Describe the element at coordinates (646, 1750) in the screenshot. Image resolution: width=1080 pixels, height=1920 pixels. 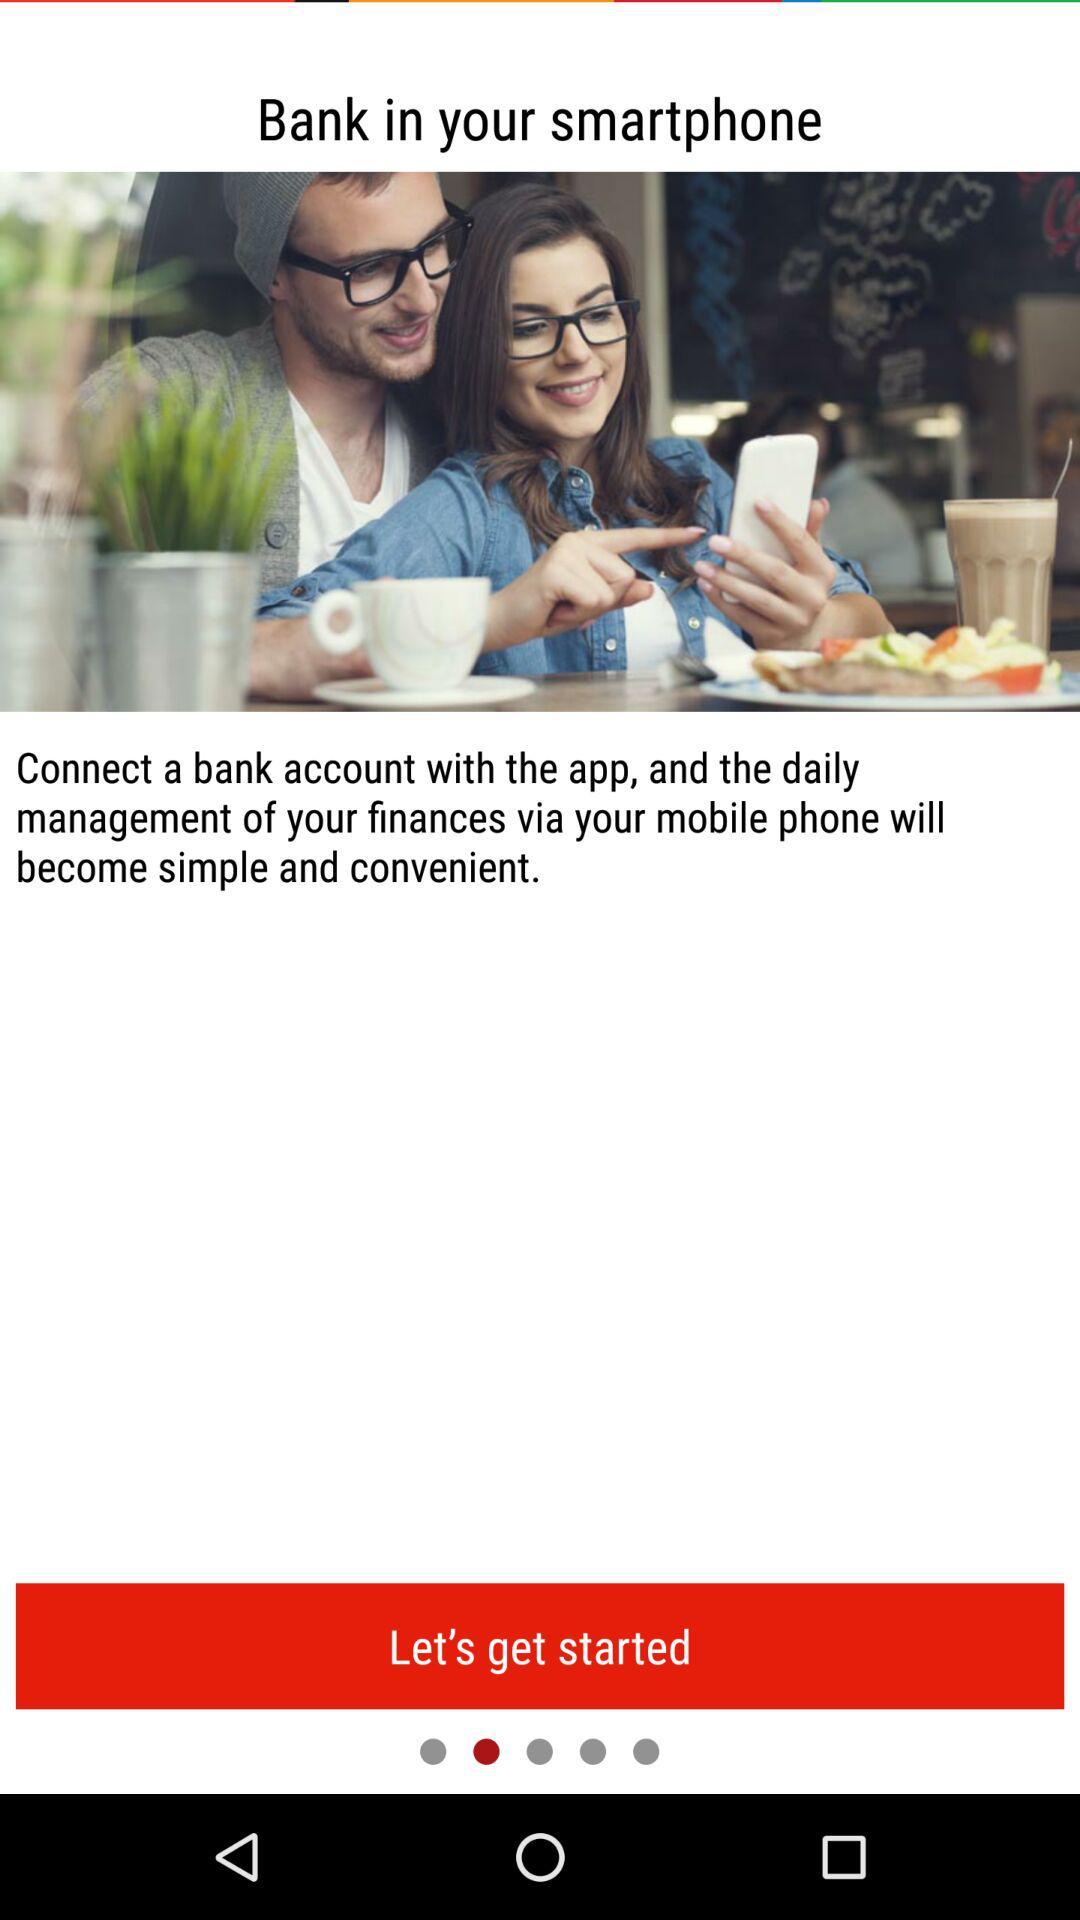
I see `last page of slideshow` at that location.